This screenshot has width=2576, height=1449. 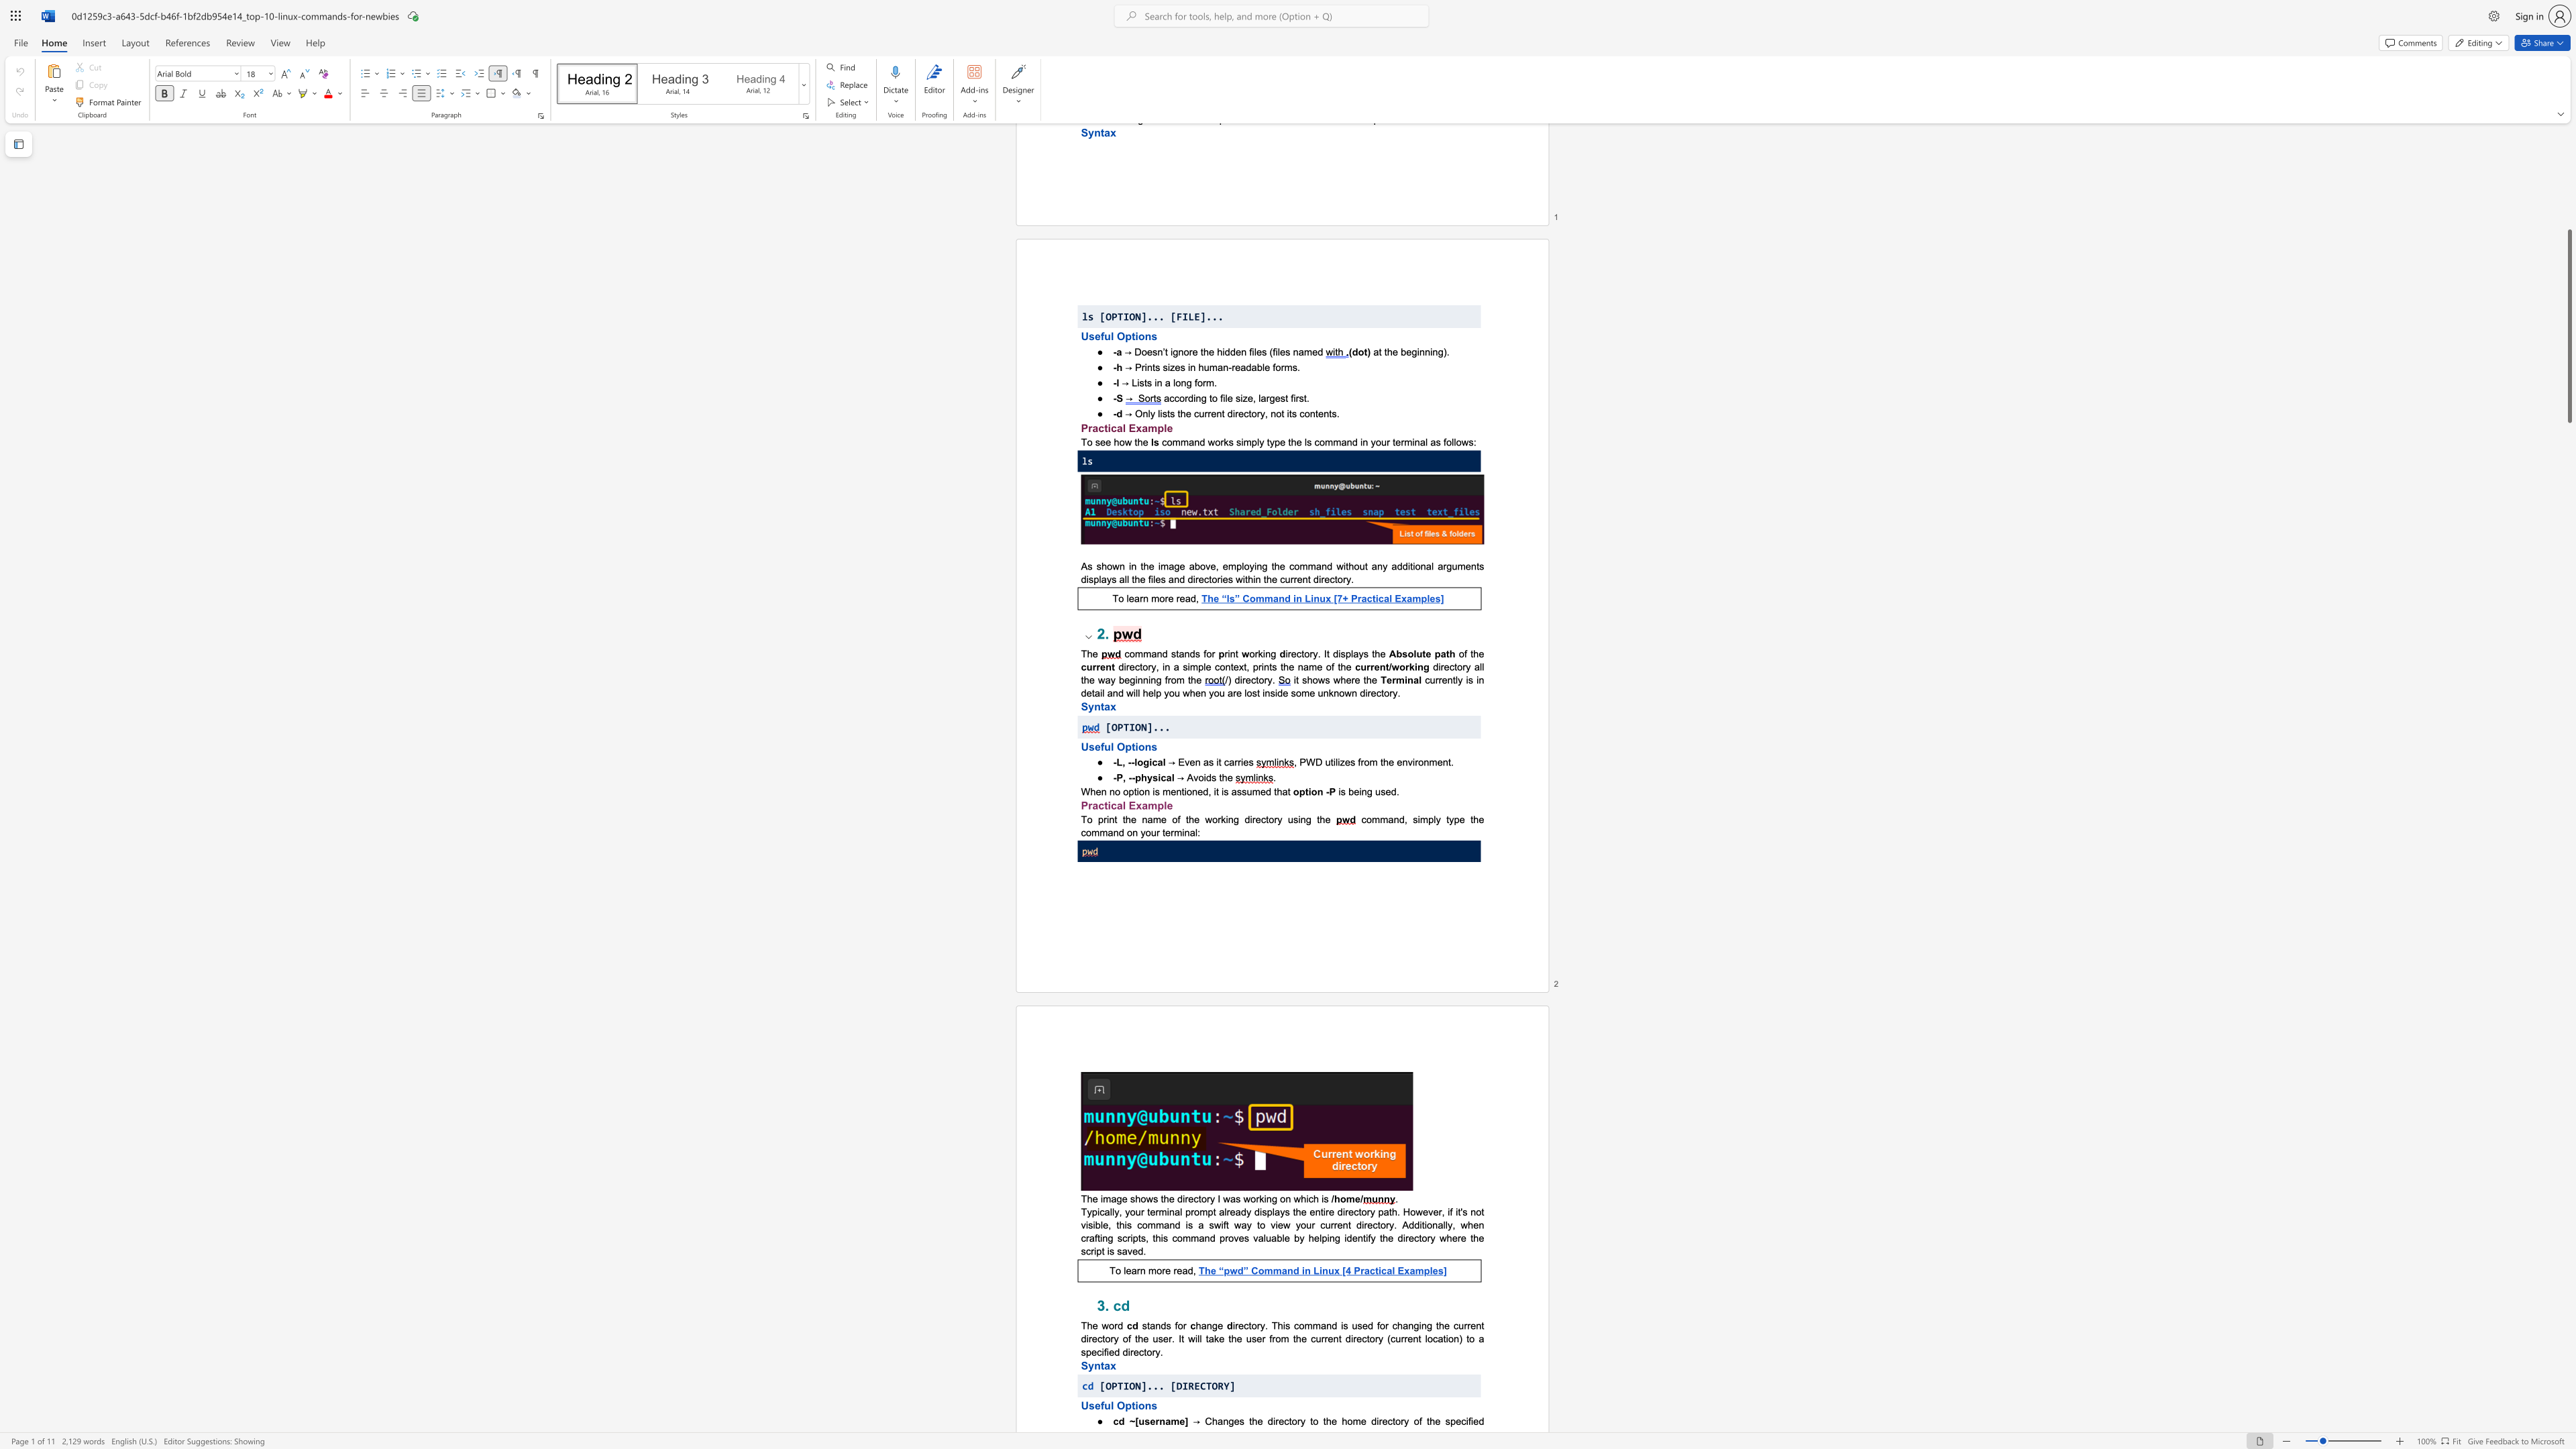 What do you see at coordinates (1470, 1236) in the screenshot?
I see `the 3th character "t" in the text` at bounding box center [1470, 1236].